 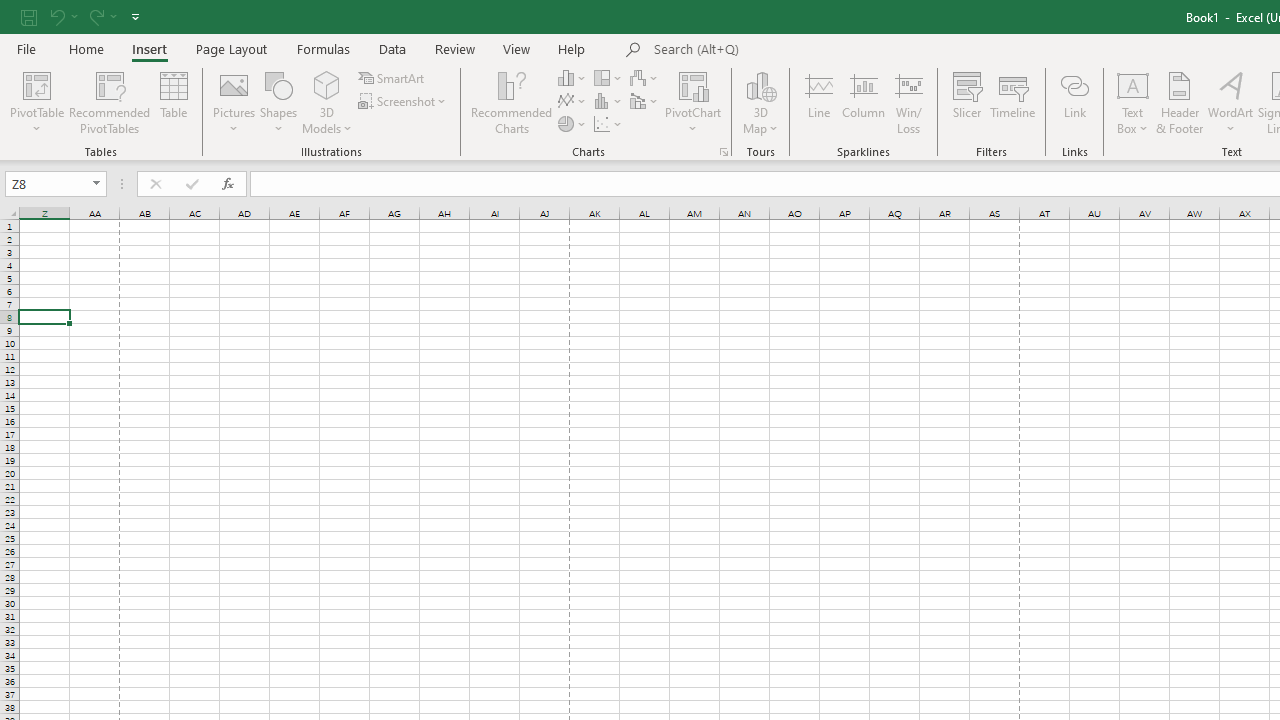 What do you see at coordinates (818, 103) in the screenshot?
I see `'Line'` at bounding box center [818, 103].